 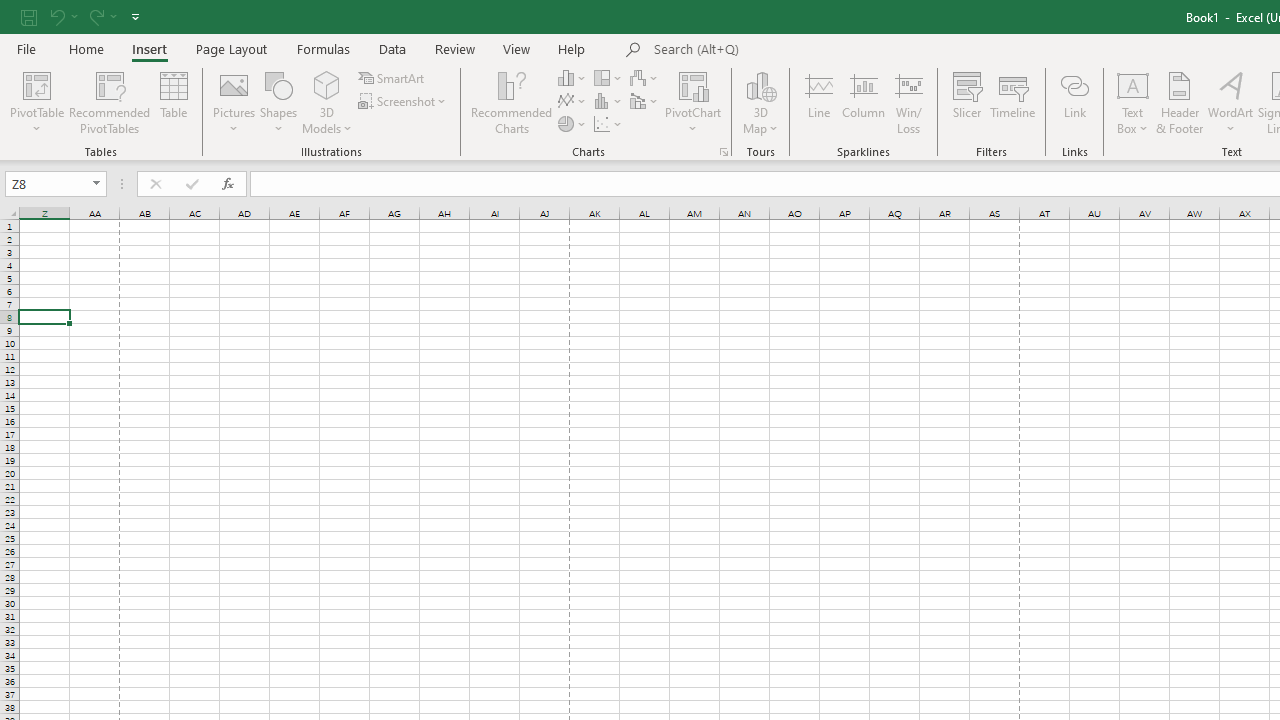 What do you see at coordinates (818, 103) in the screenshot?
I see `'Line'` at bounding box center [818, 103].